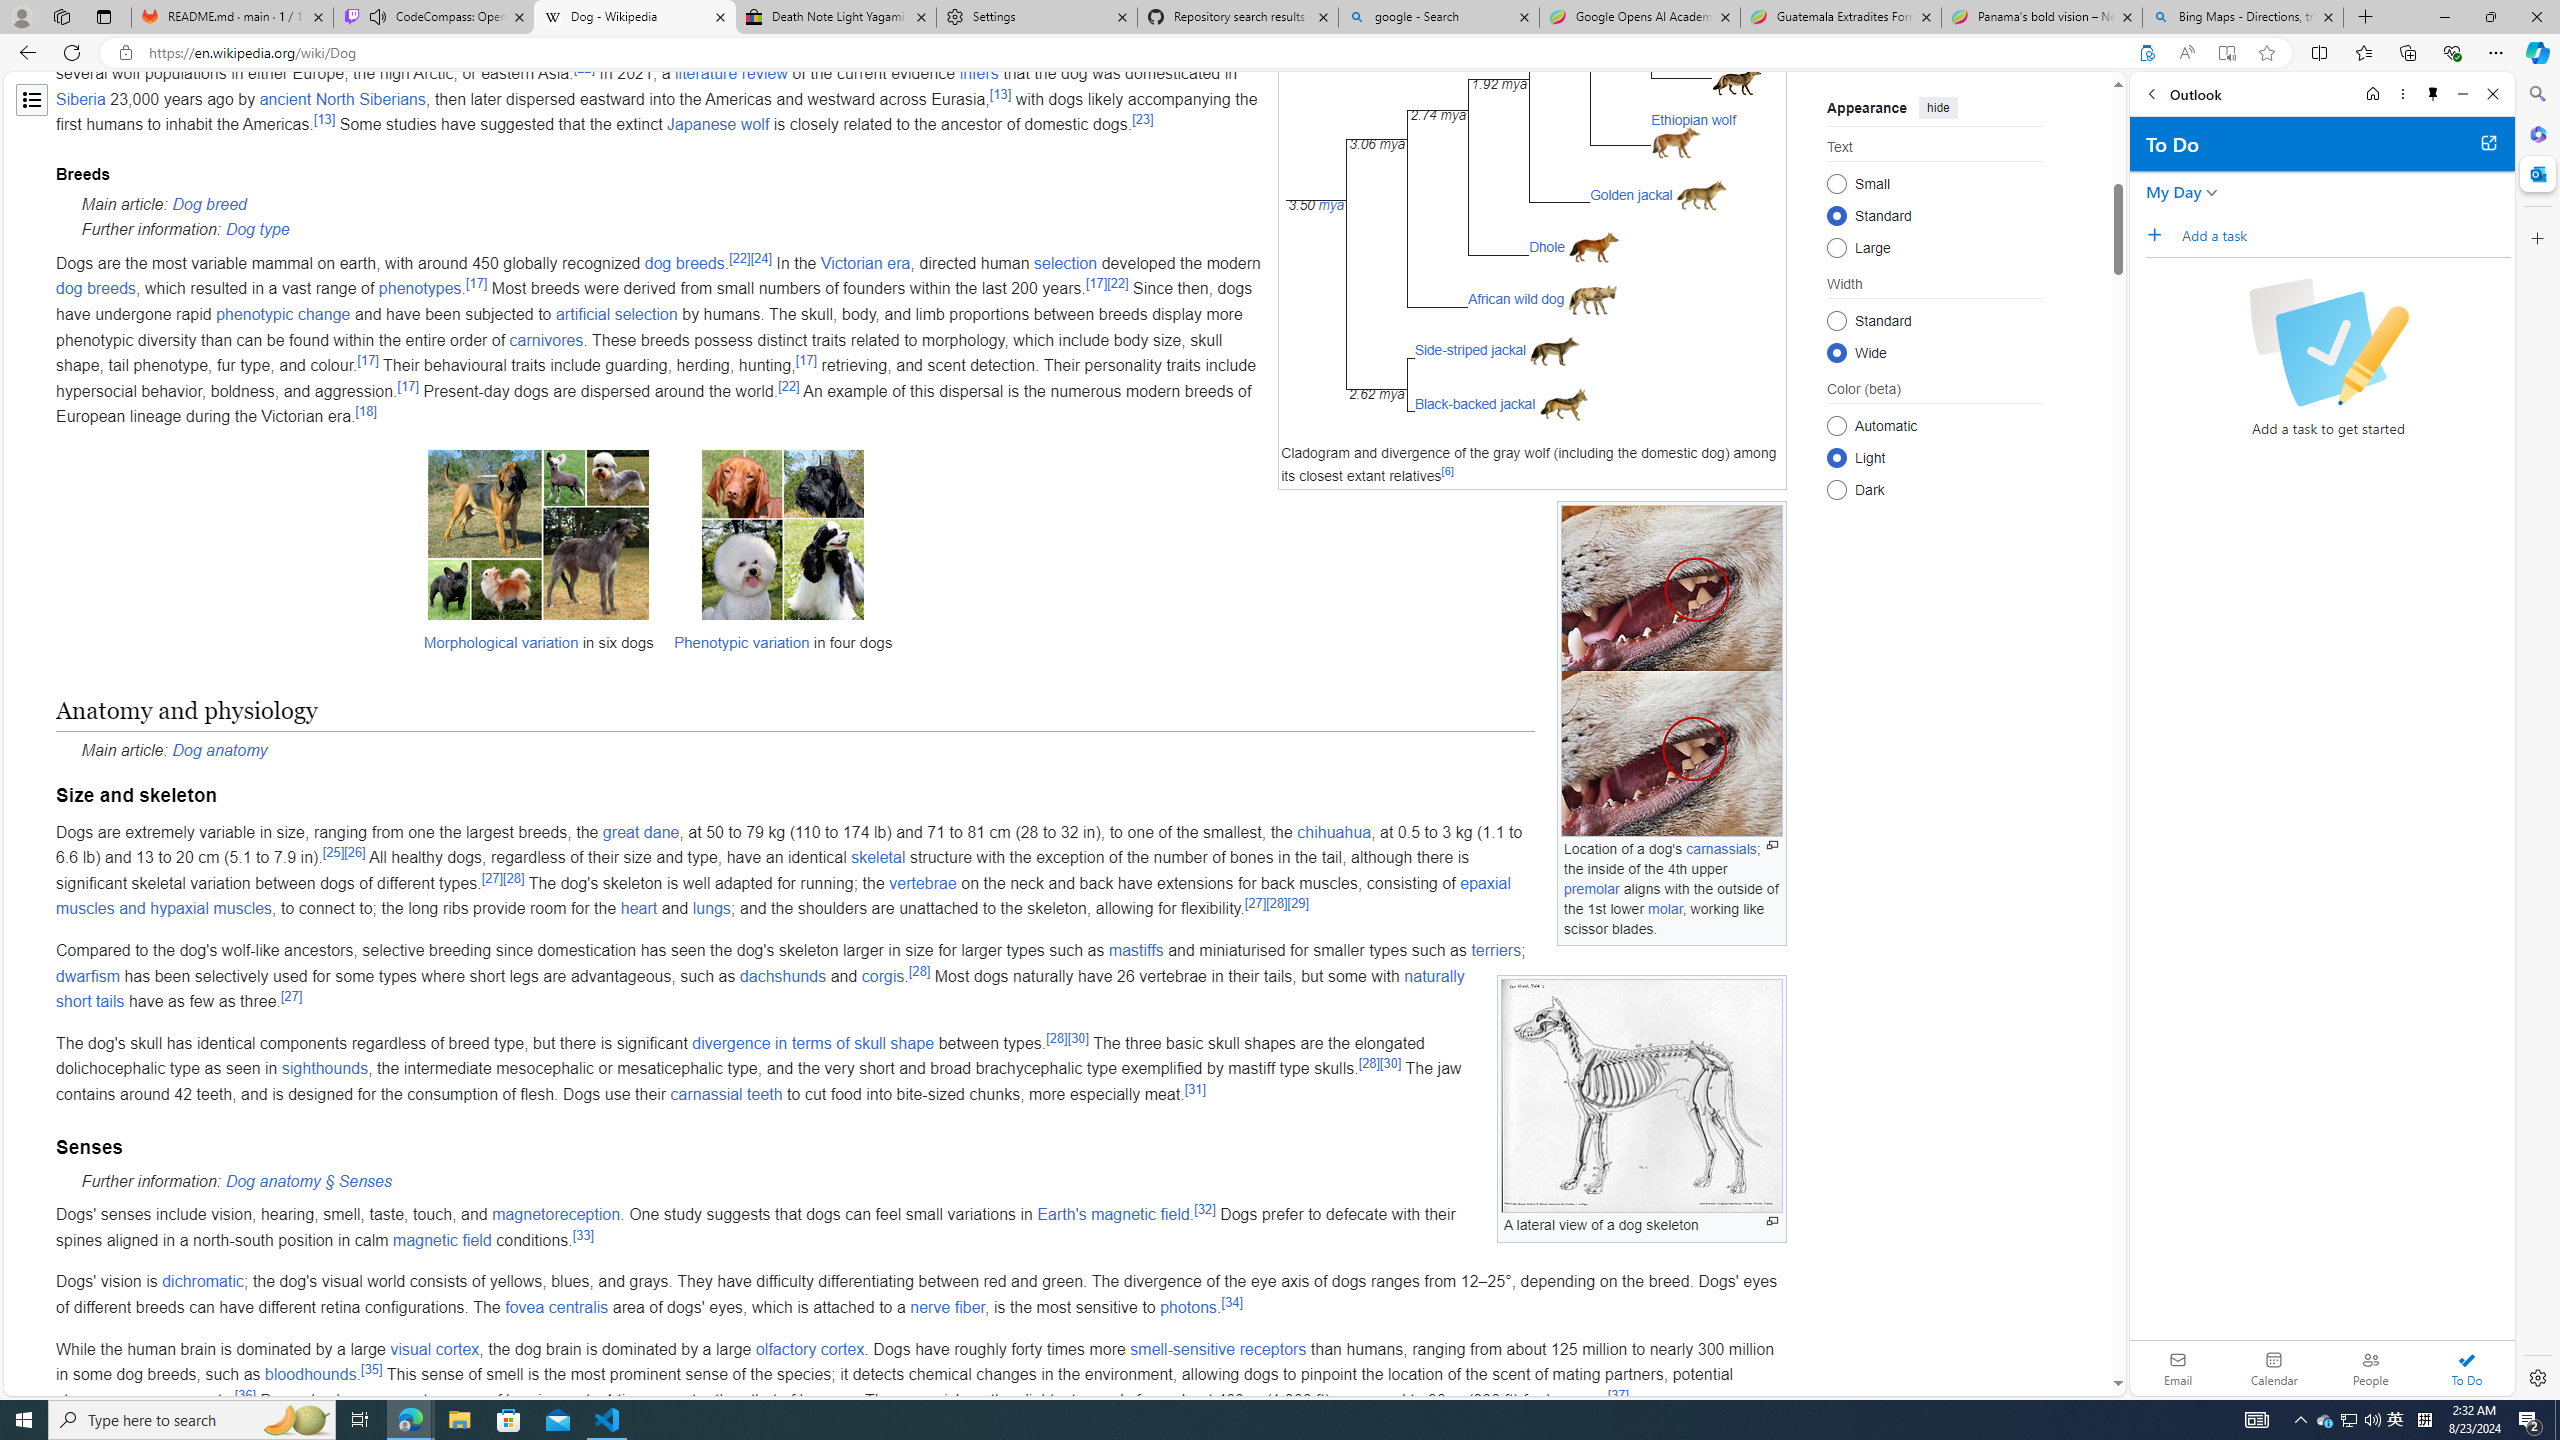  Describe the element at coordinates (203, 1282) in the screenshot. I see `'dichromatic'` at that location.